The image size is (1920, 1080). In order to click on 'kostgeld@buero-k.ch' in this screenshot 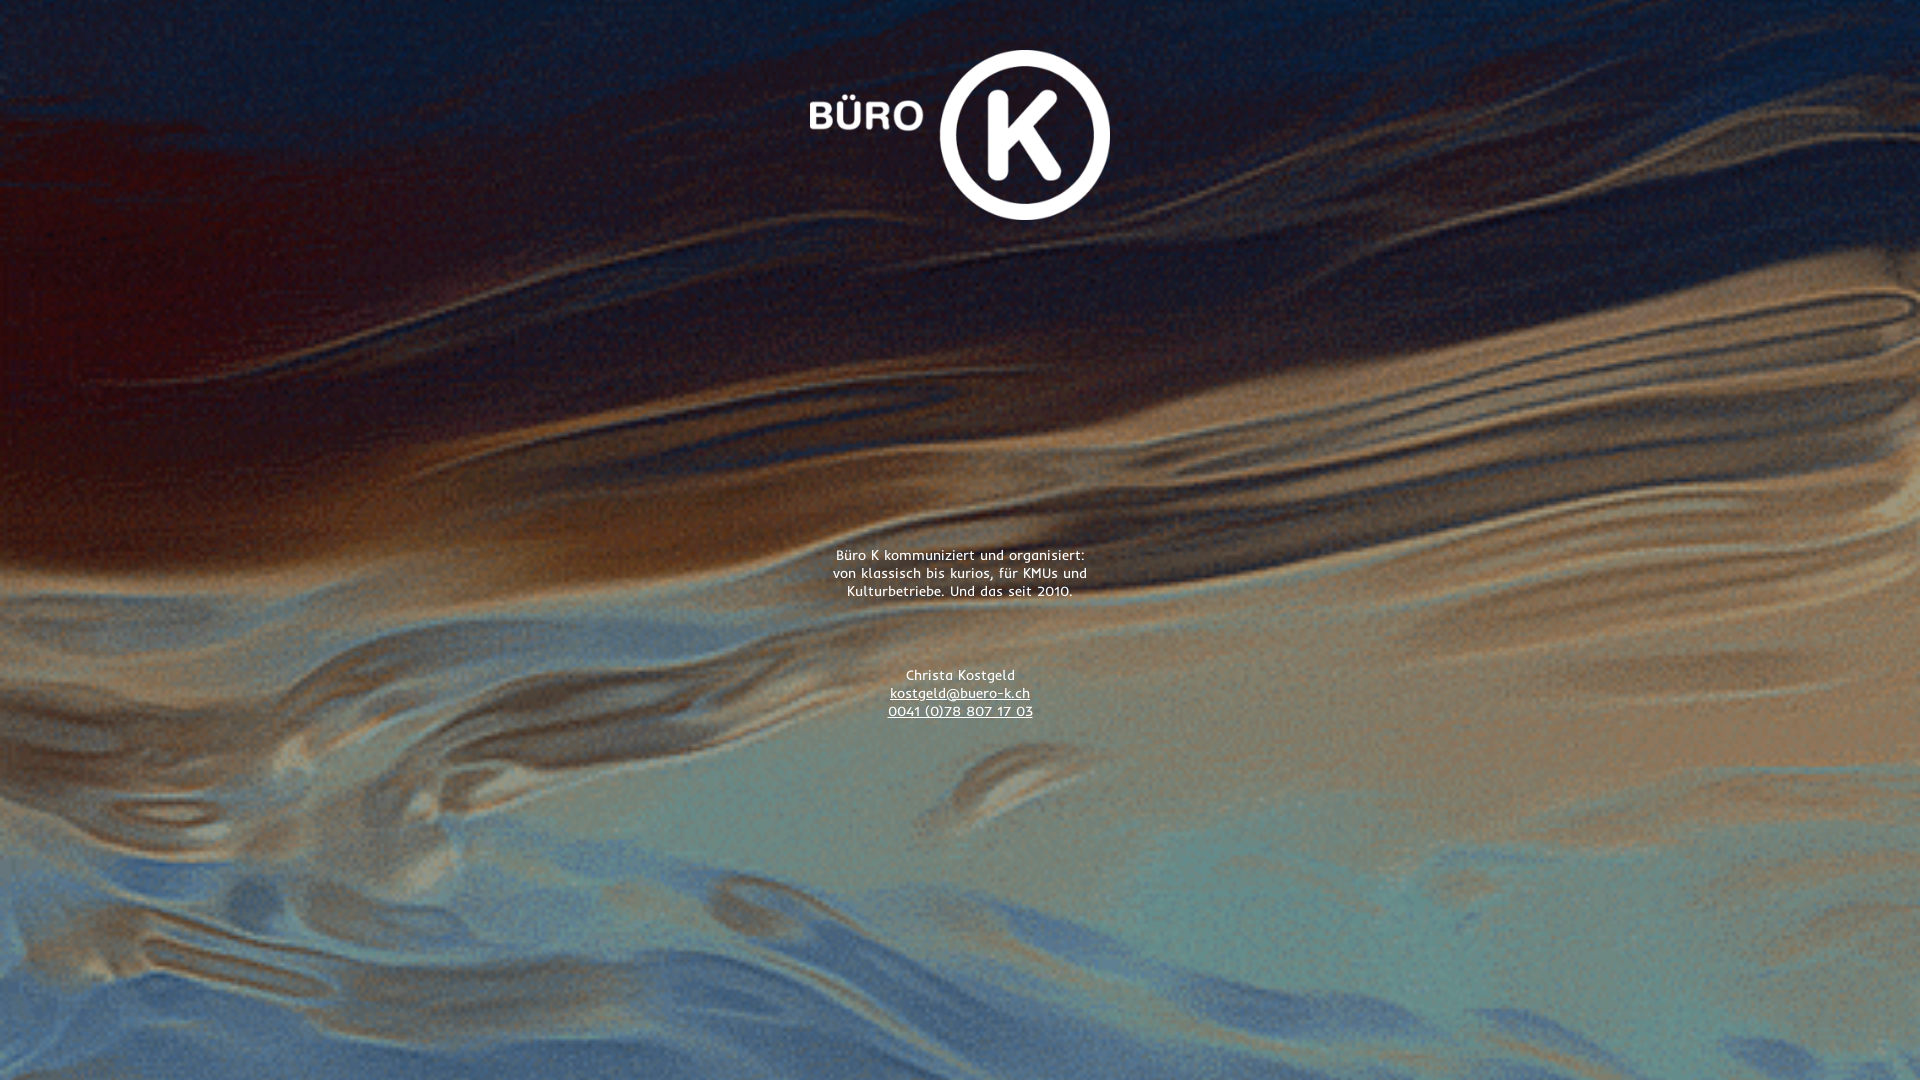, I will do `click(960, 692)`.